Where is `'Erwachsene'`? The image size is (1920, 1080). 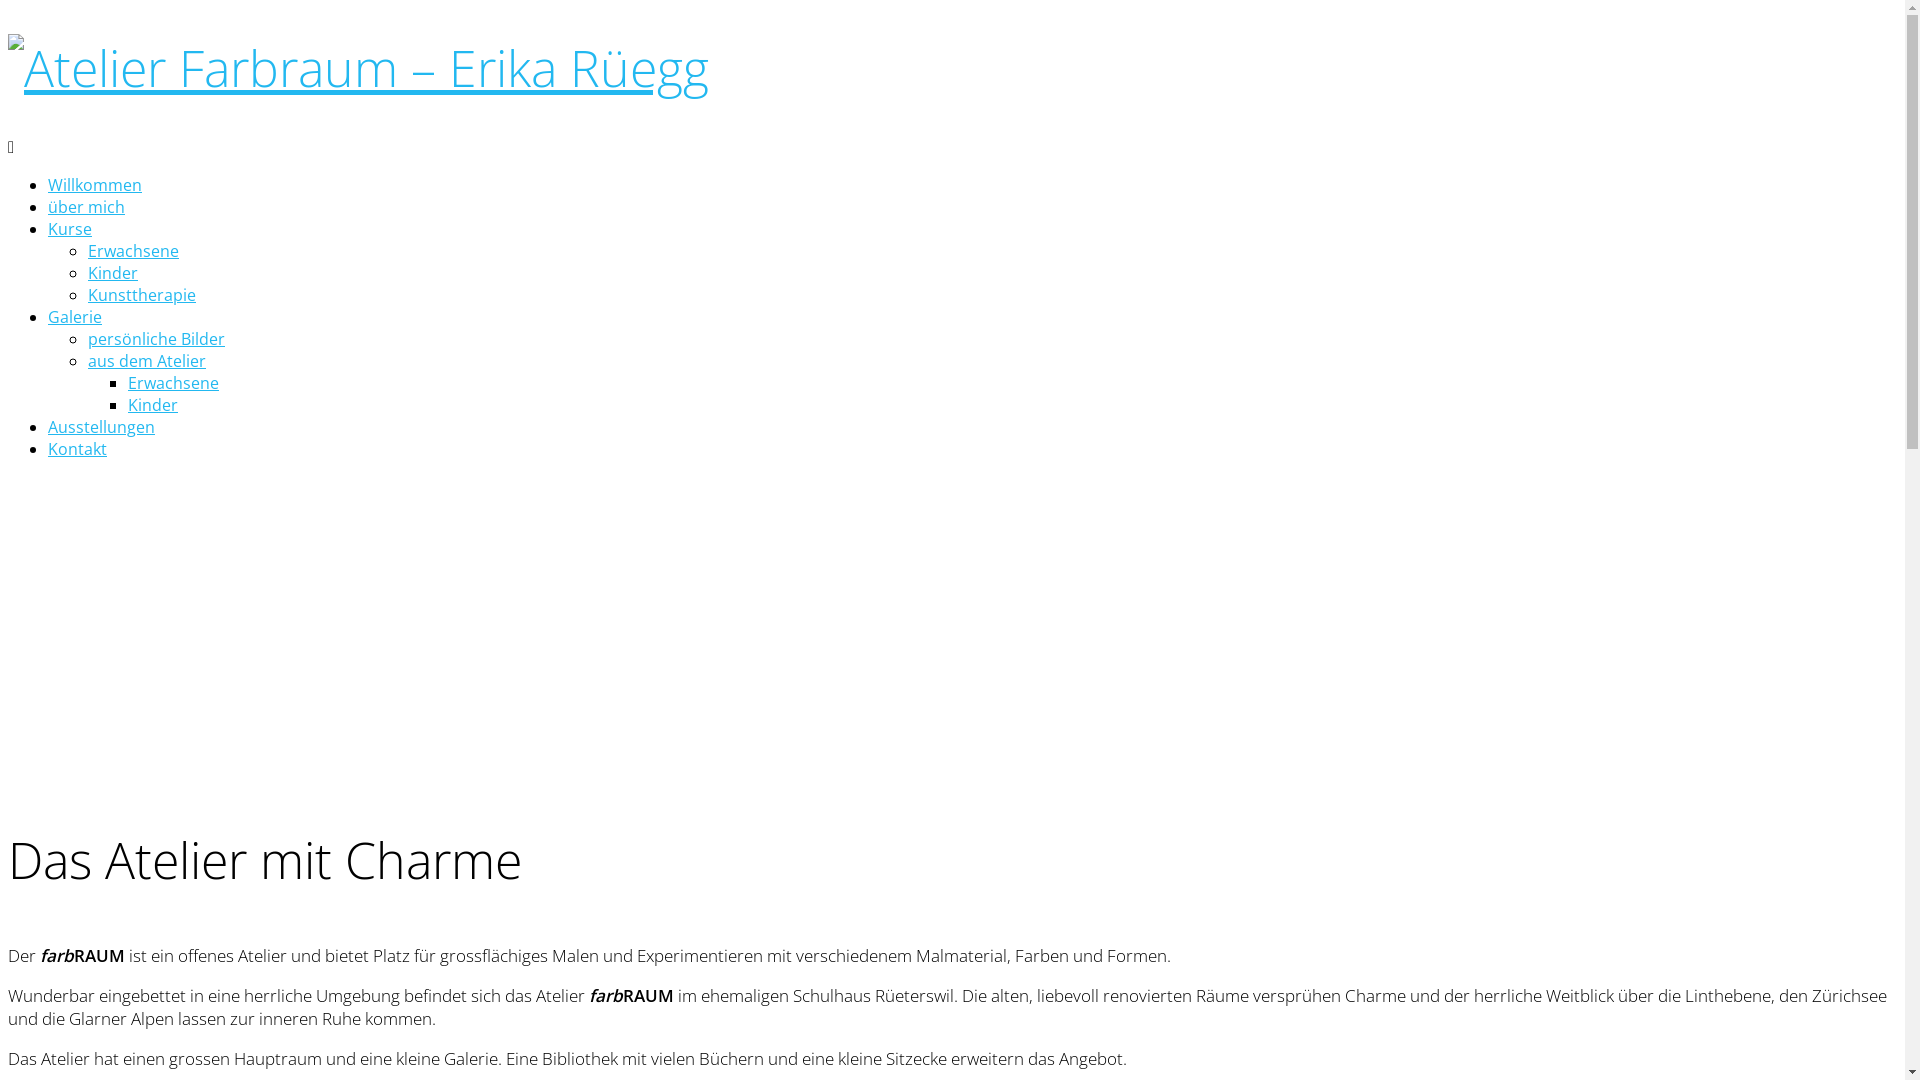 'Erwachsene' is located at coordinates (173, 382).